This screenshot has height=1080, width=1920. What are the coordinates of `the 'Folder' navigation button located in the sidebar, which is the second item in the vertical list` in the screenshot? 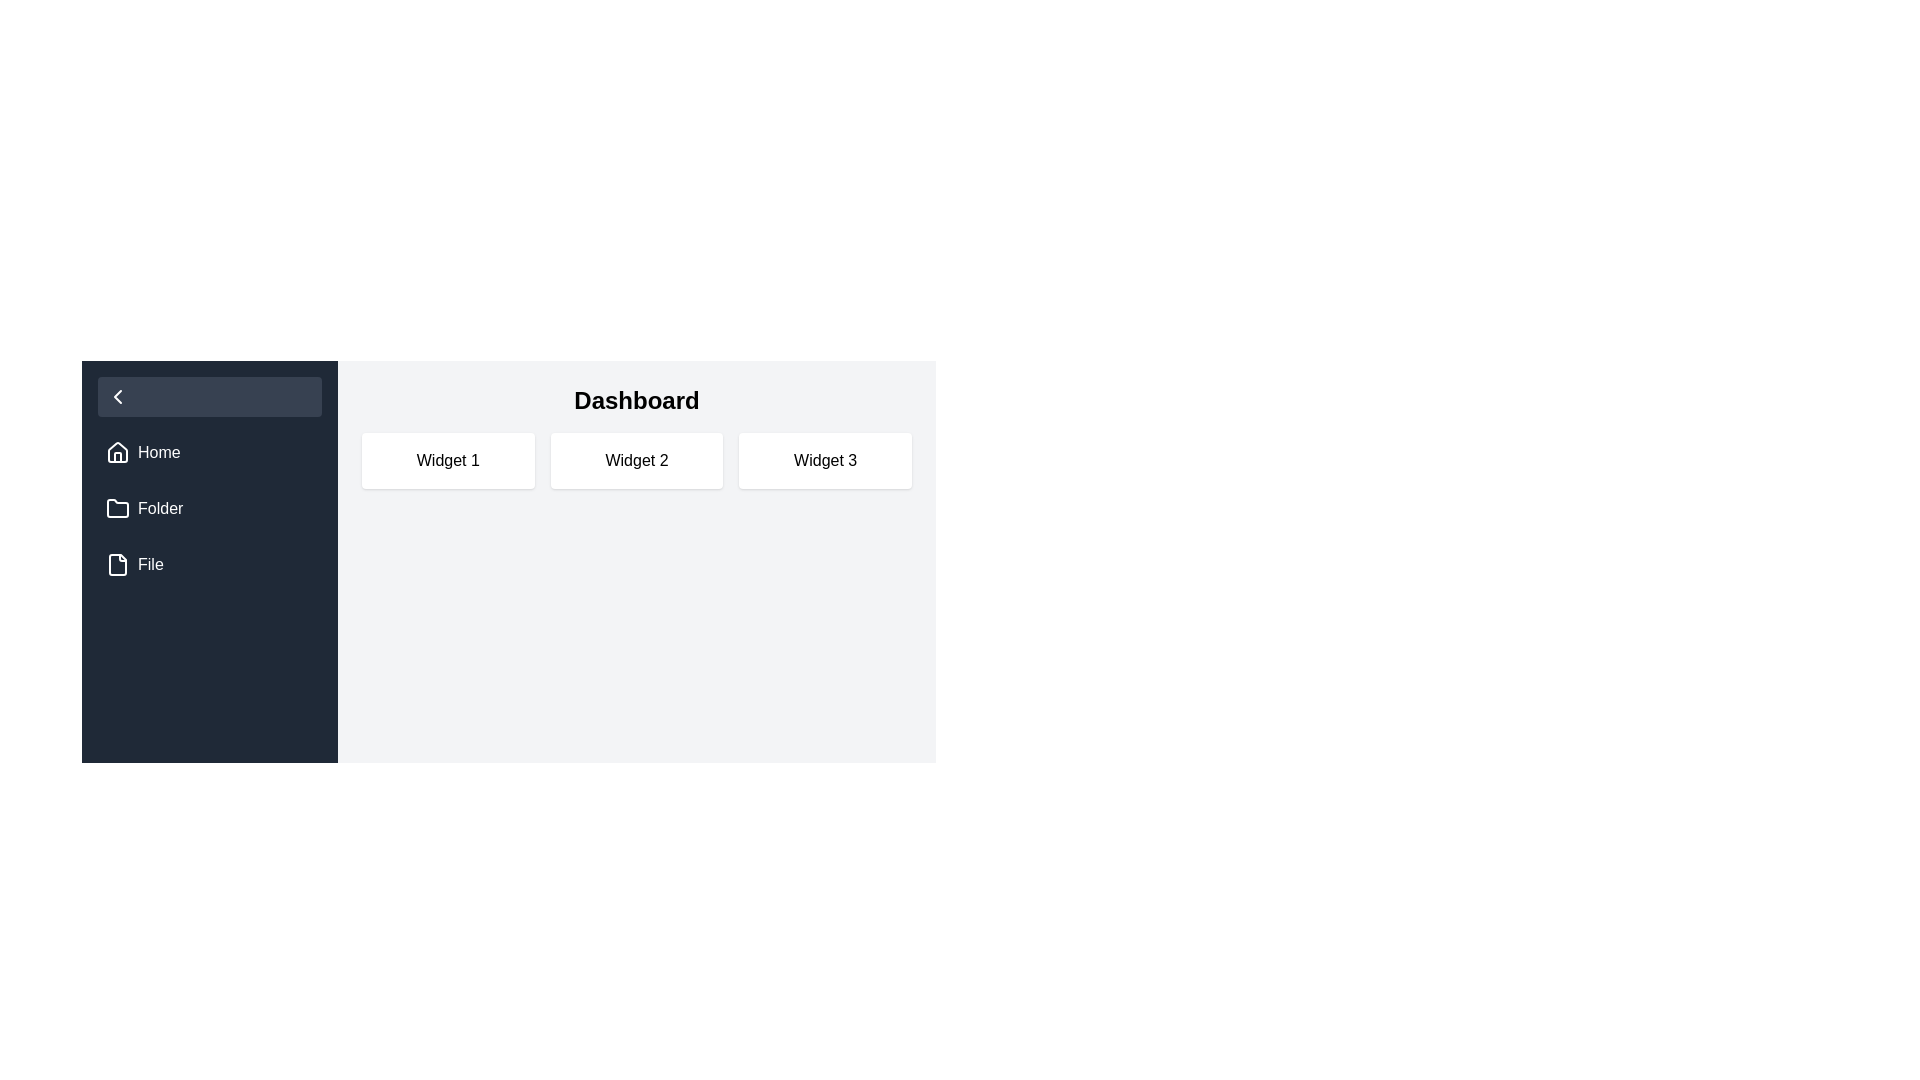 It's located at (210, 508).